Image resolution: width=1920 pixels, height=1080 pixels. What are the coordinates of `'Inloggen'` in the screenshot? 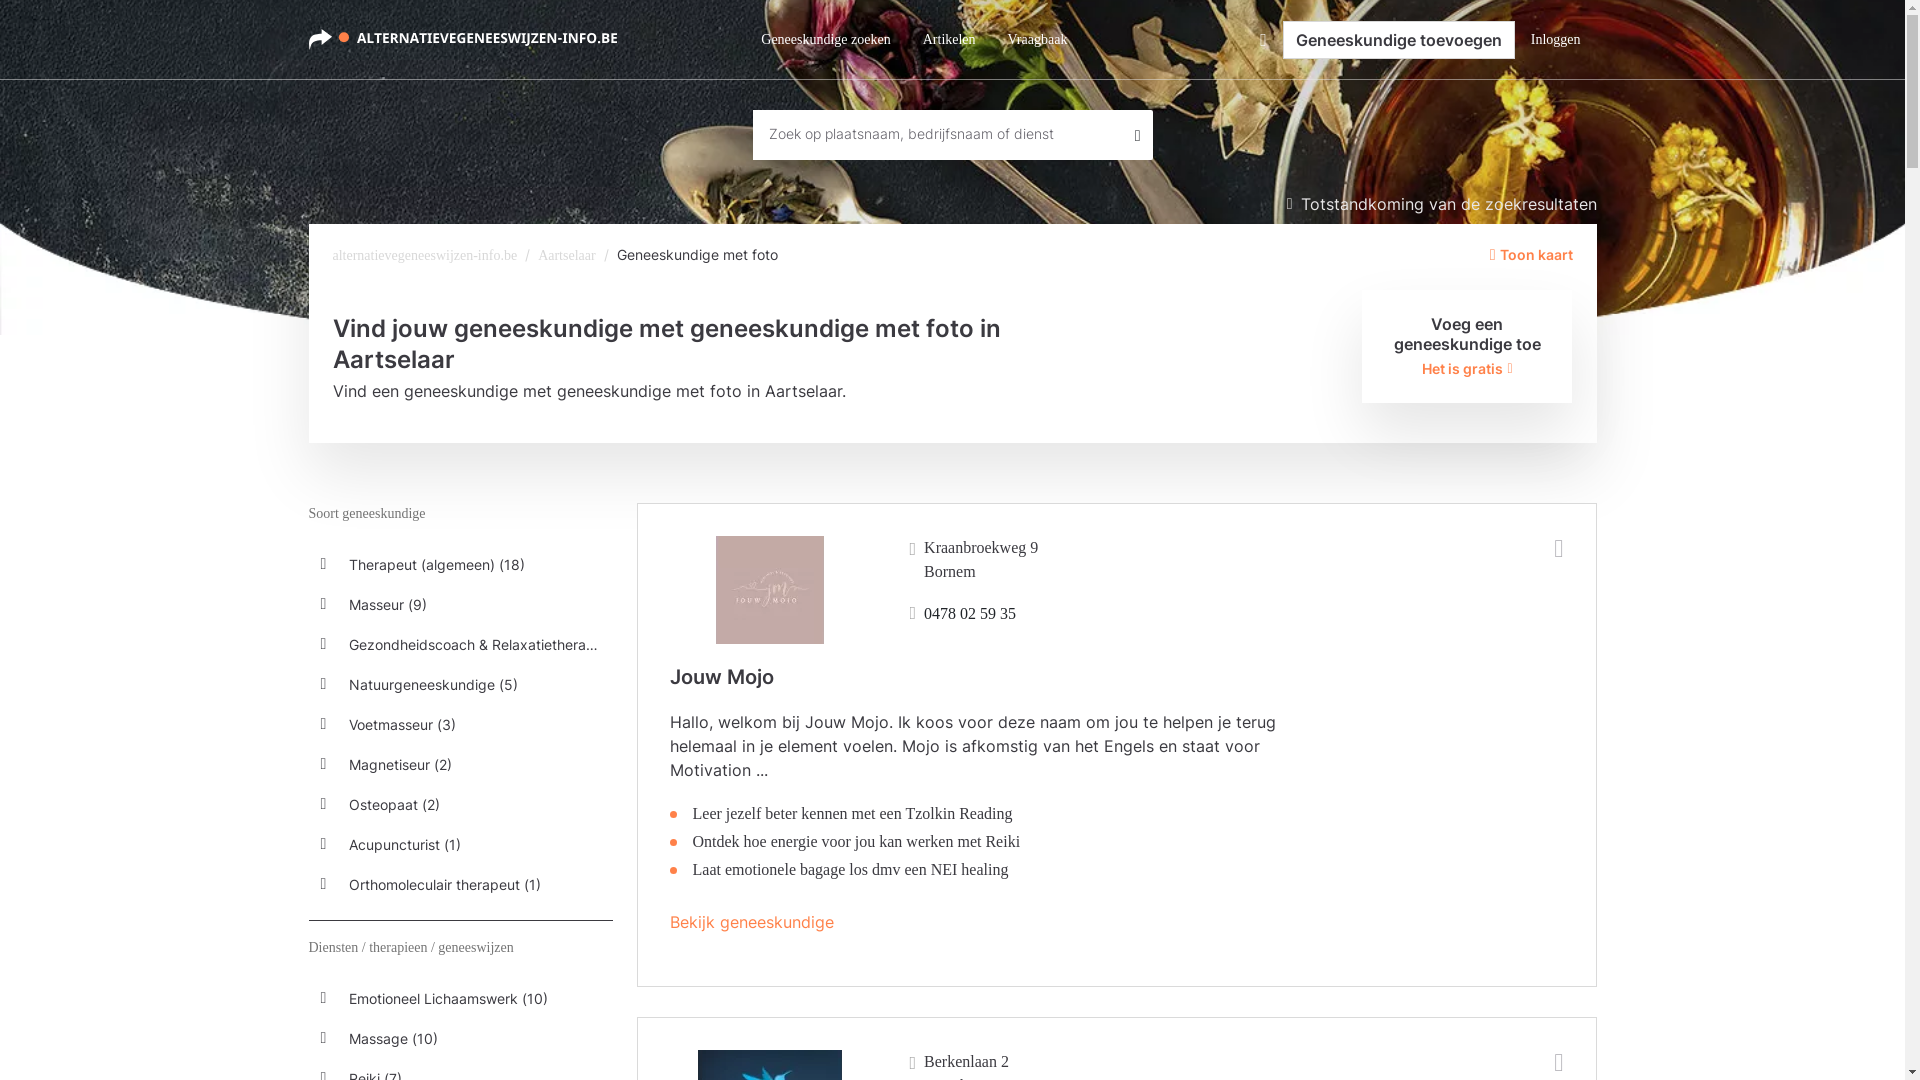 It's located at (1515, 39).